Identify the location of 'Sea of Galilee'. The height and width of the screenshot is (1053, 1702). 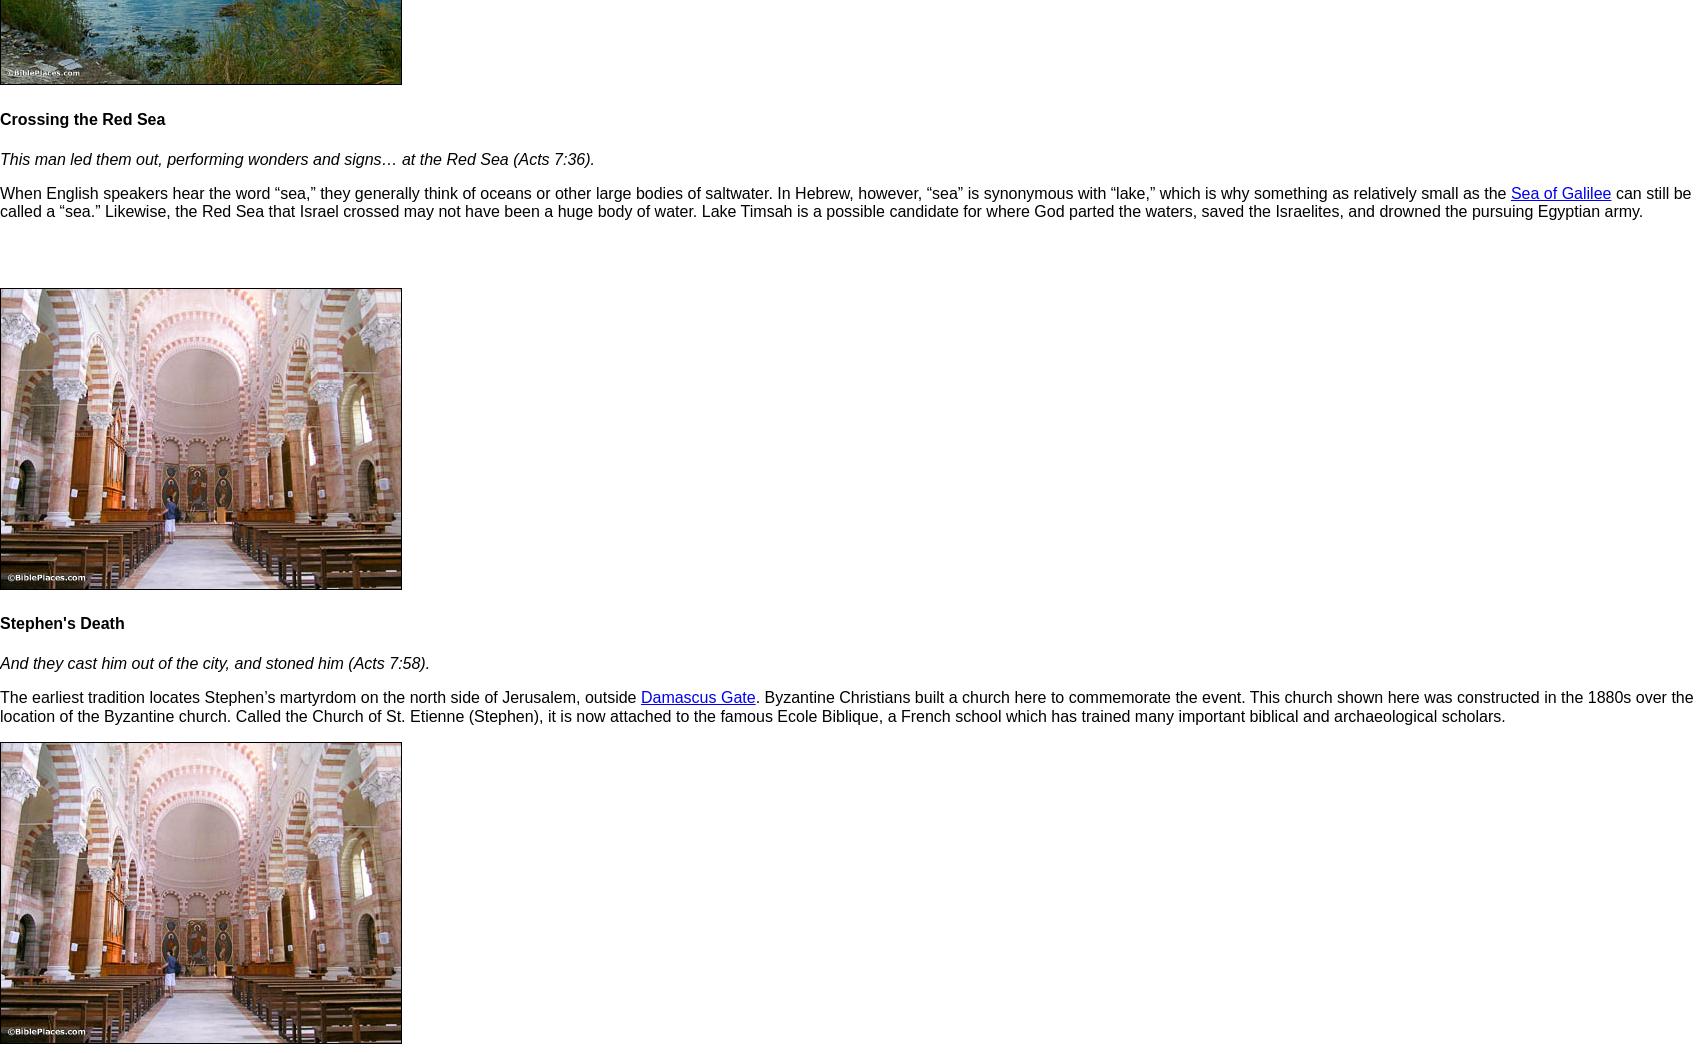
(1510, 192).